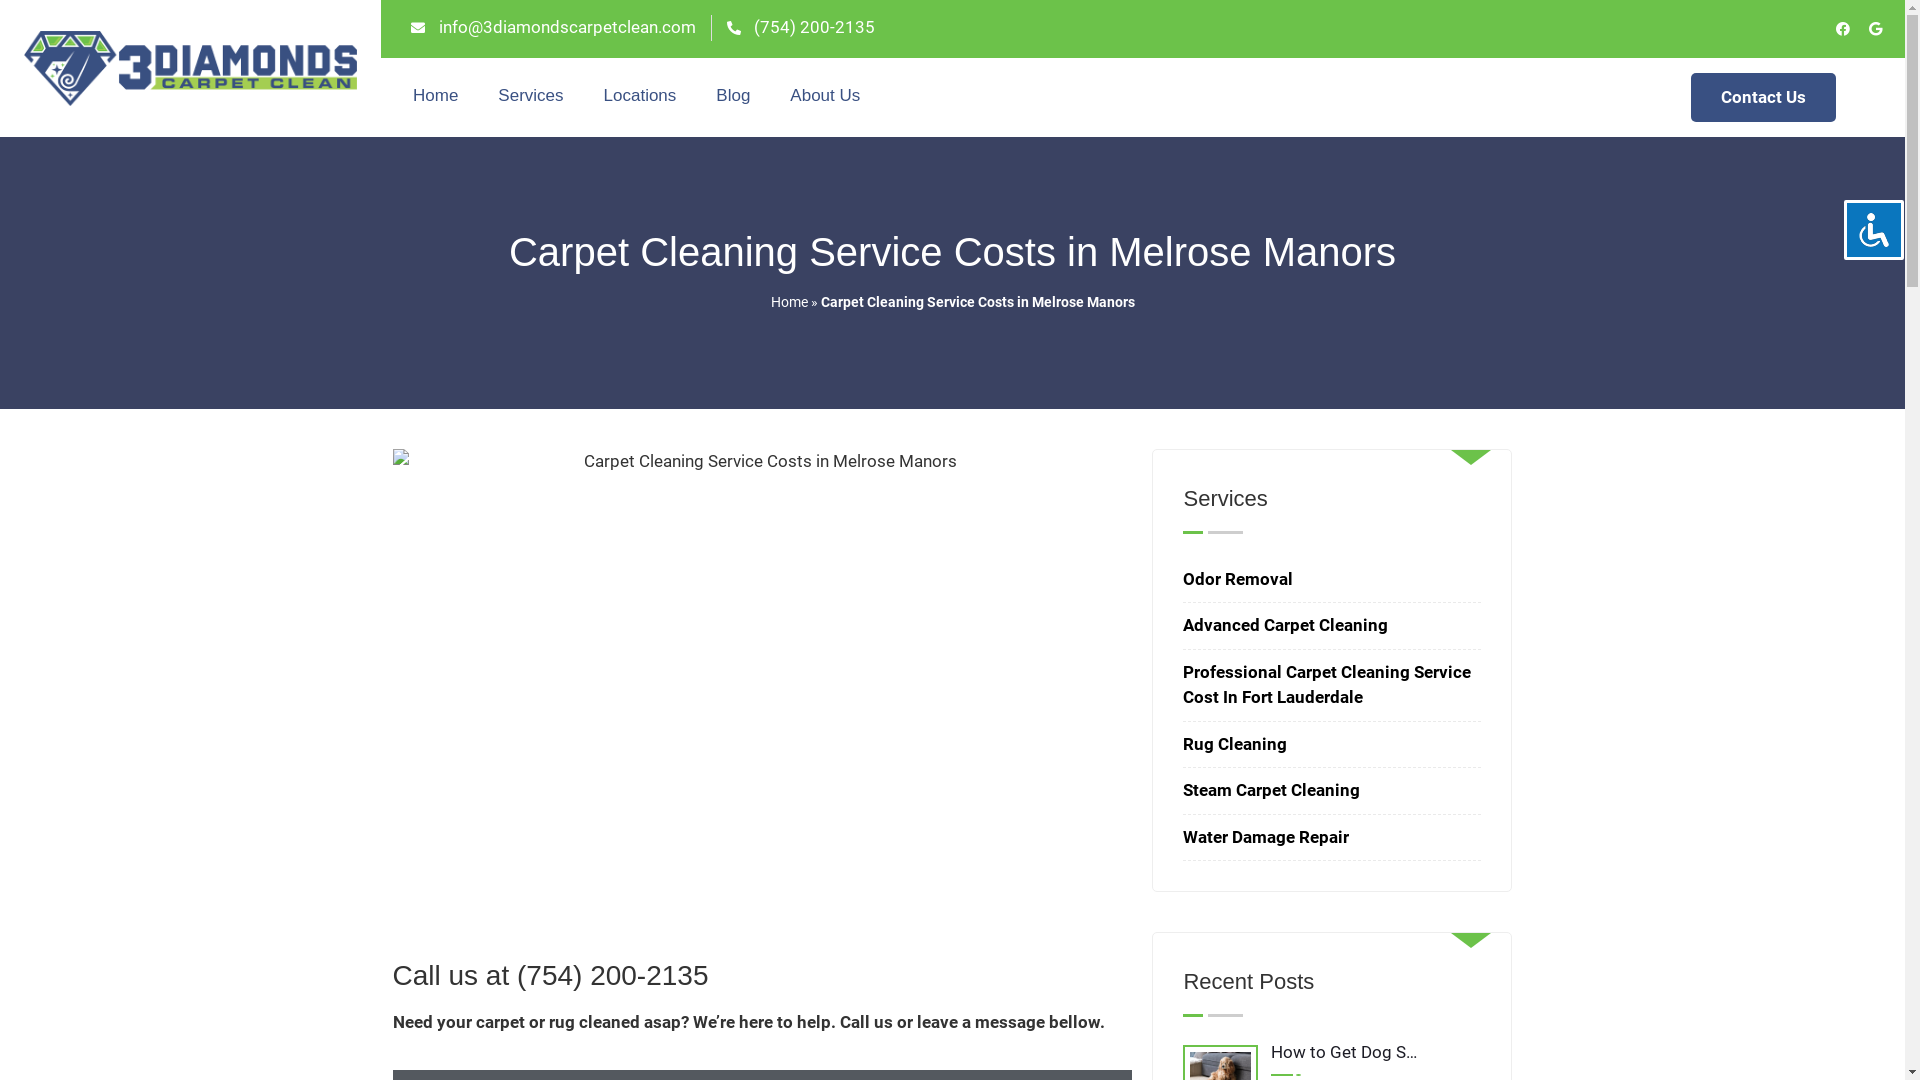  Describe the element at coordinates (768, 302) in the screenshot. I see `'Home'` at that location.